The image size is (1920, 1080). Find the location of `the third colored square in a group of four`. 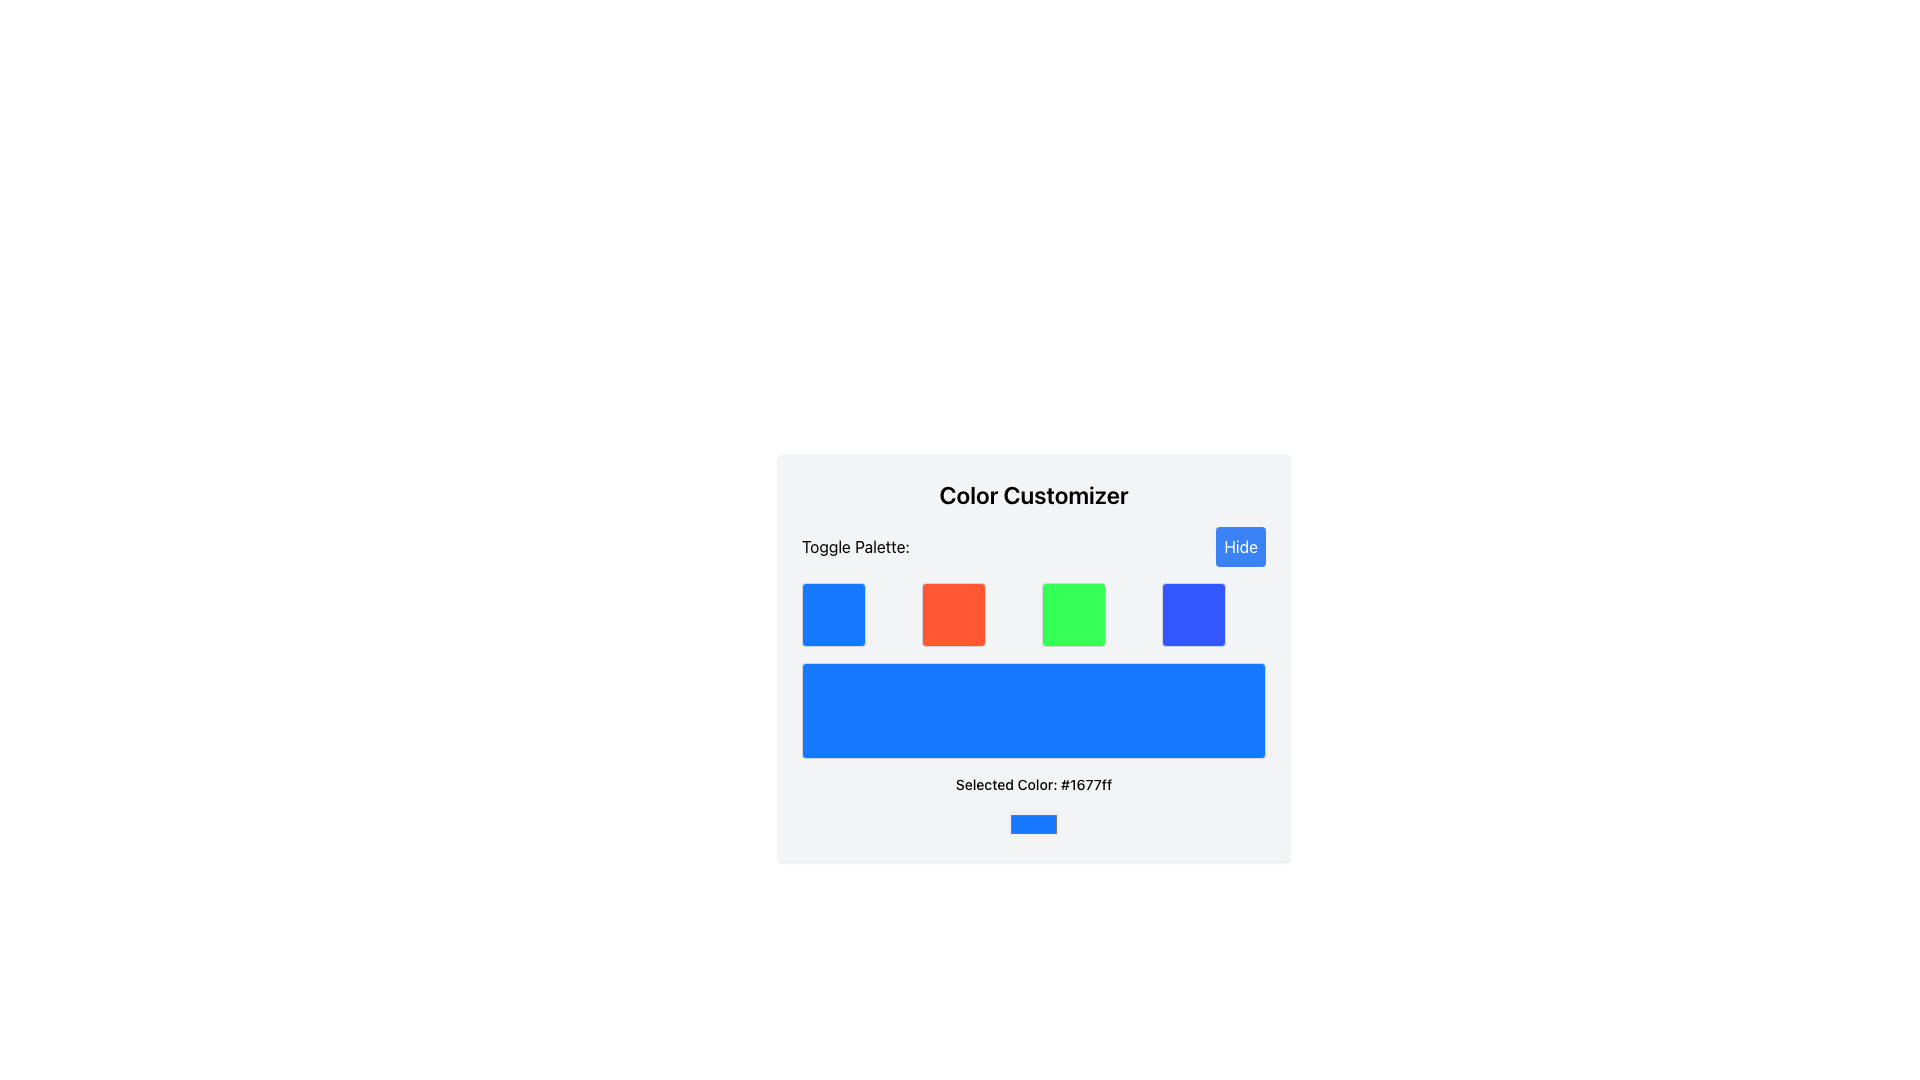

the third colored square in a group of four is located at coordinates (1073, 613).